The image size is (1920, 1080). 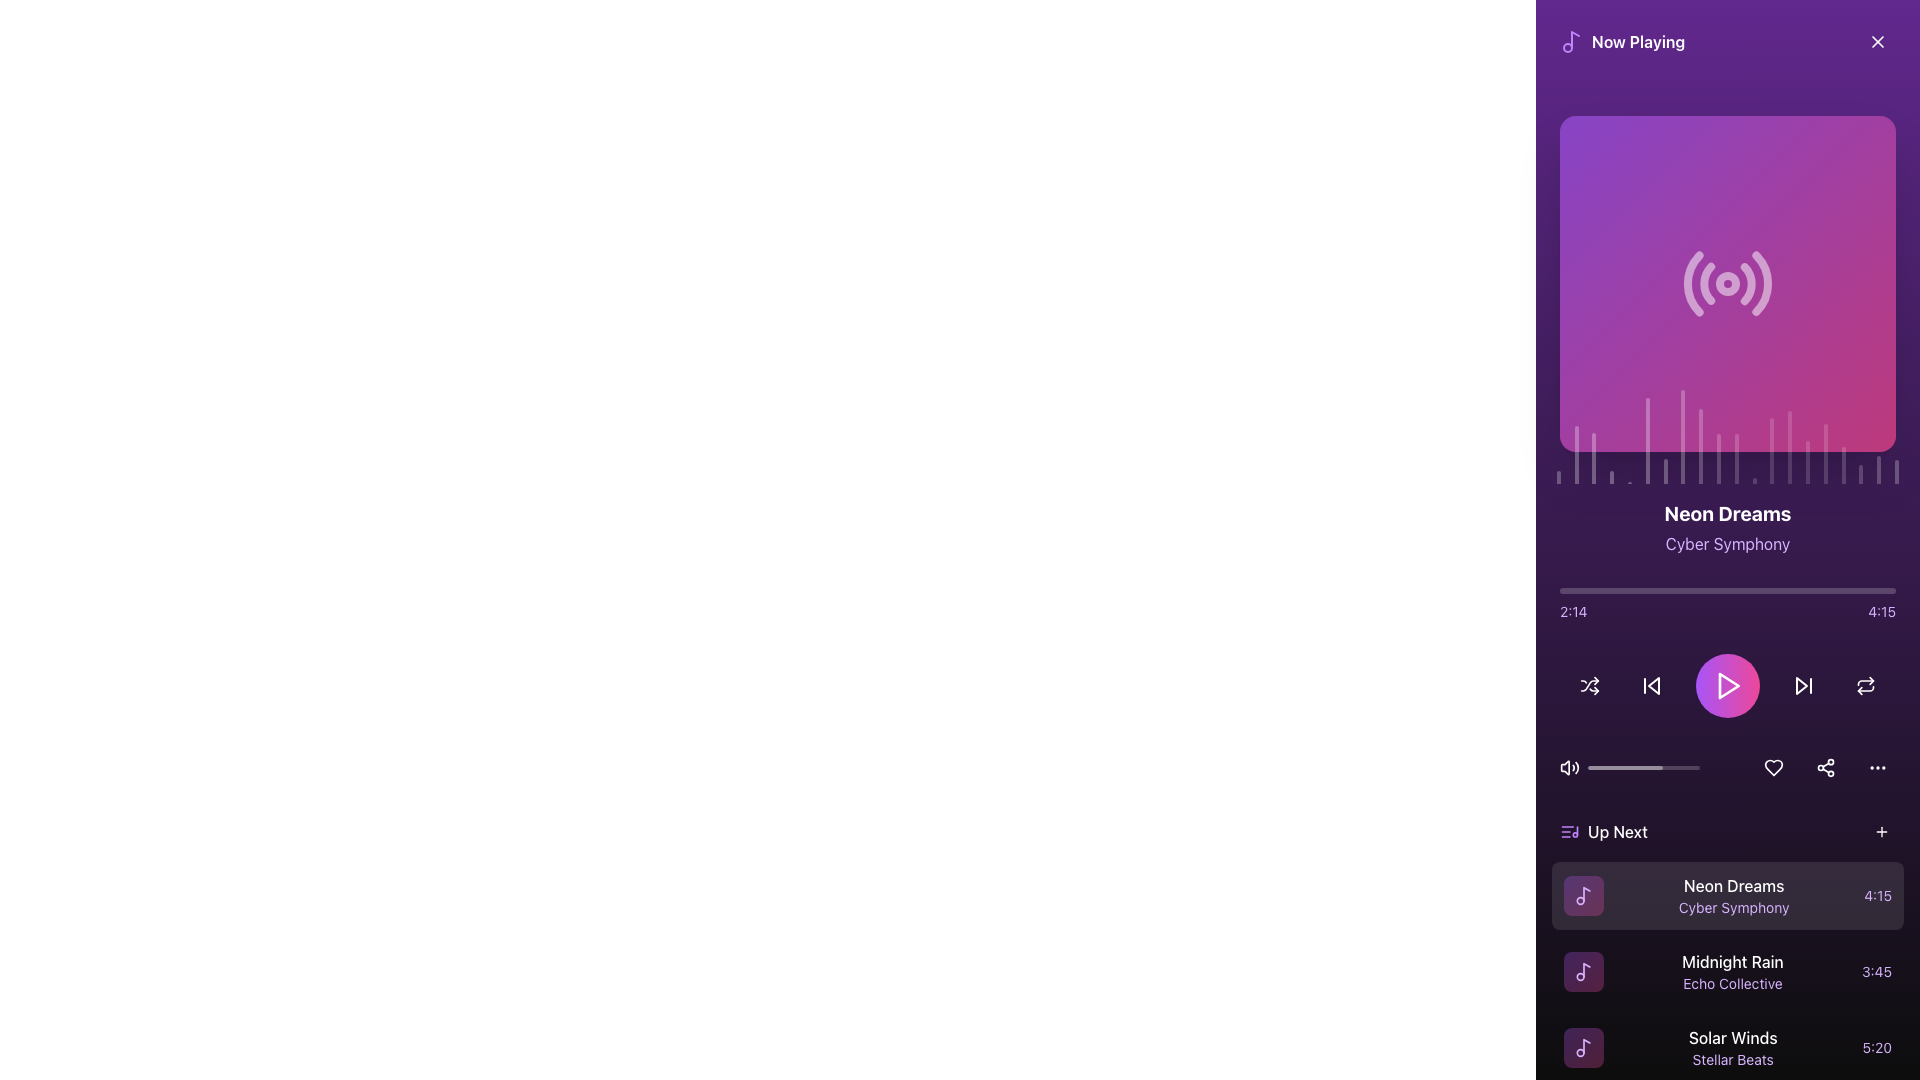 I want to click on the volume slider, so click(x=1613, y=766).